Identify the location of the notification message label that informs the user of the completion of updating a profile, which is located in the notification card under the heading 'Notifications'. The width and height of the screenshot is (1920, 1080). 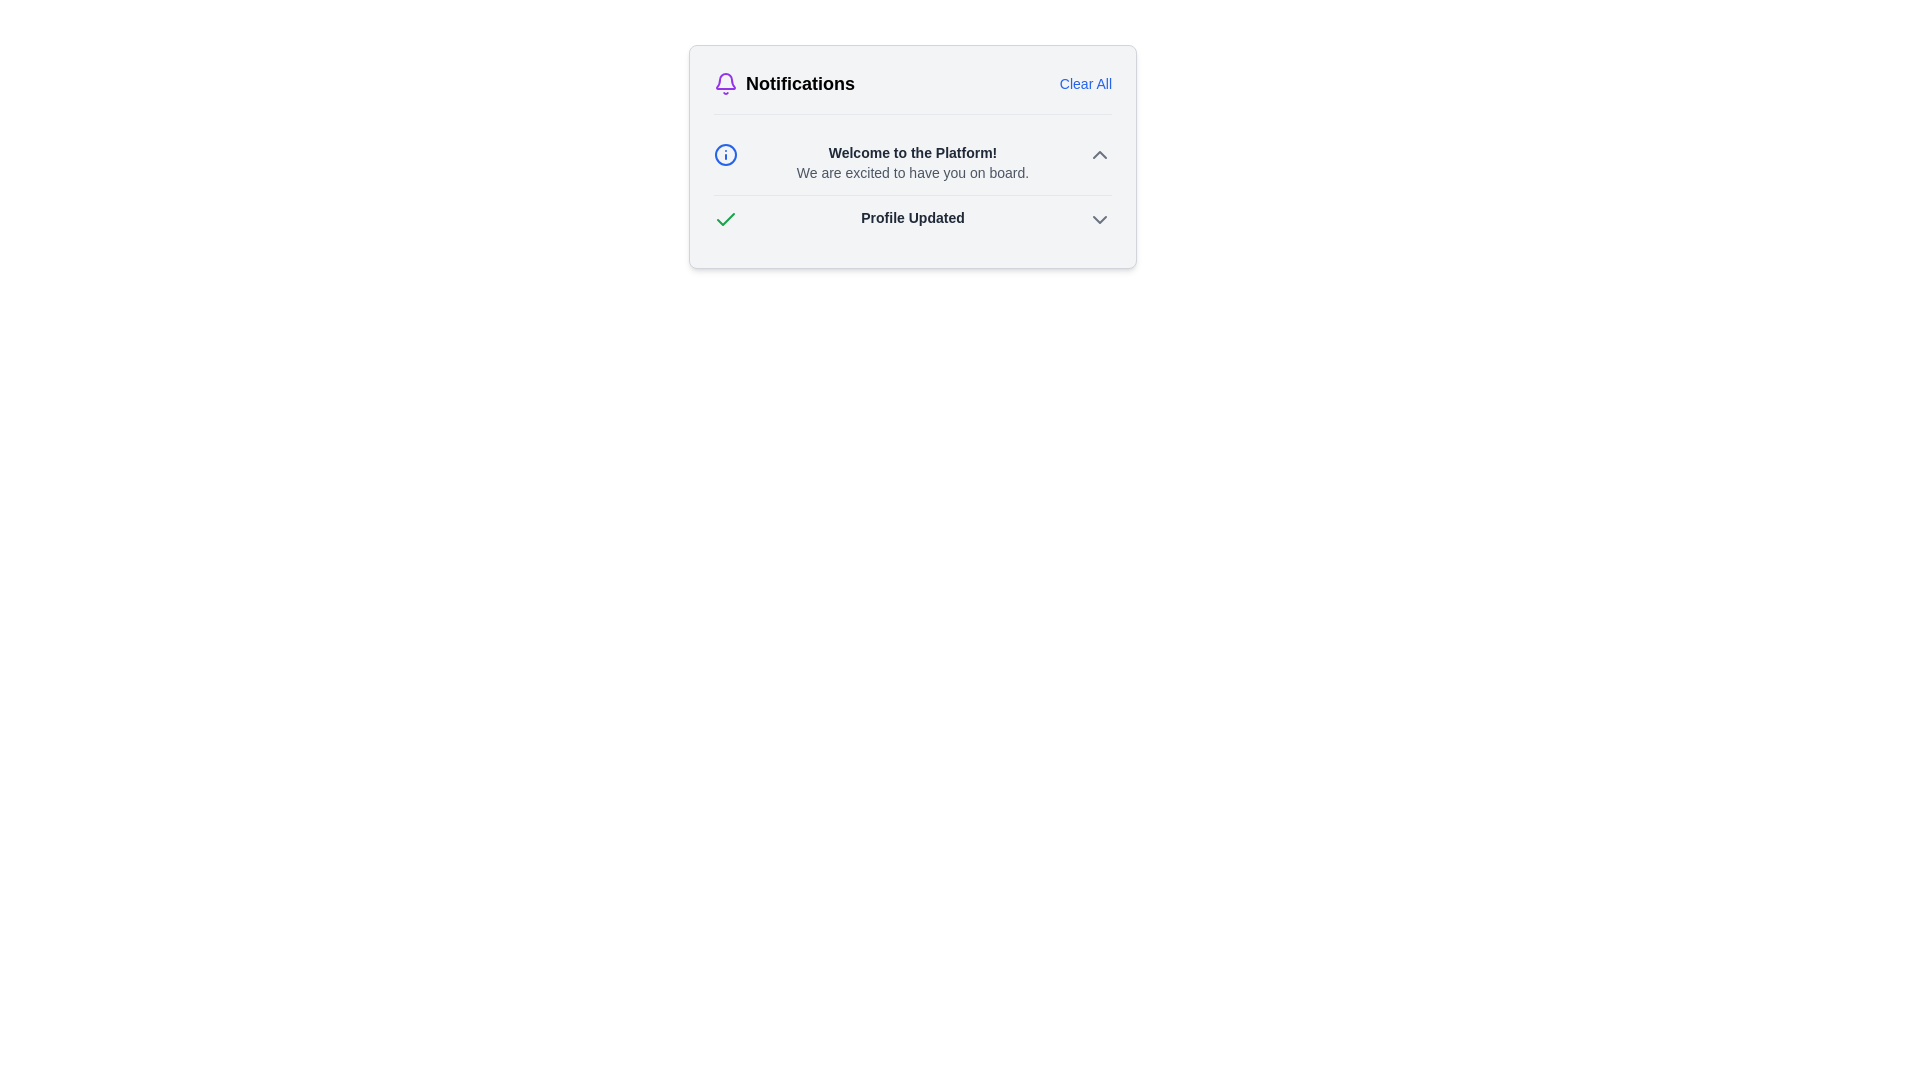
(911, 218).